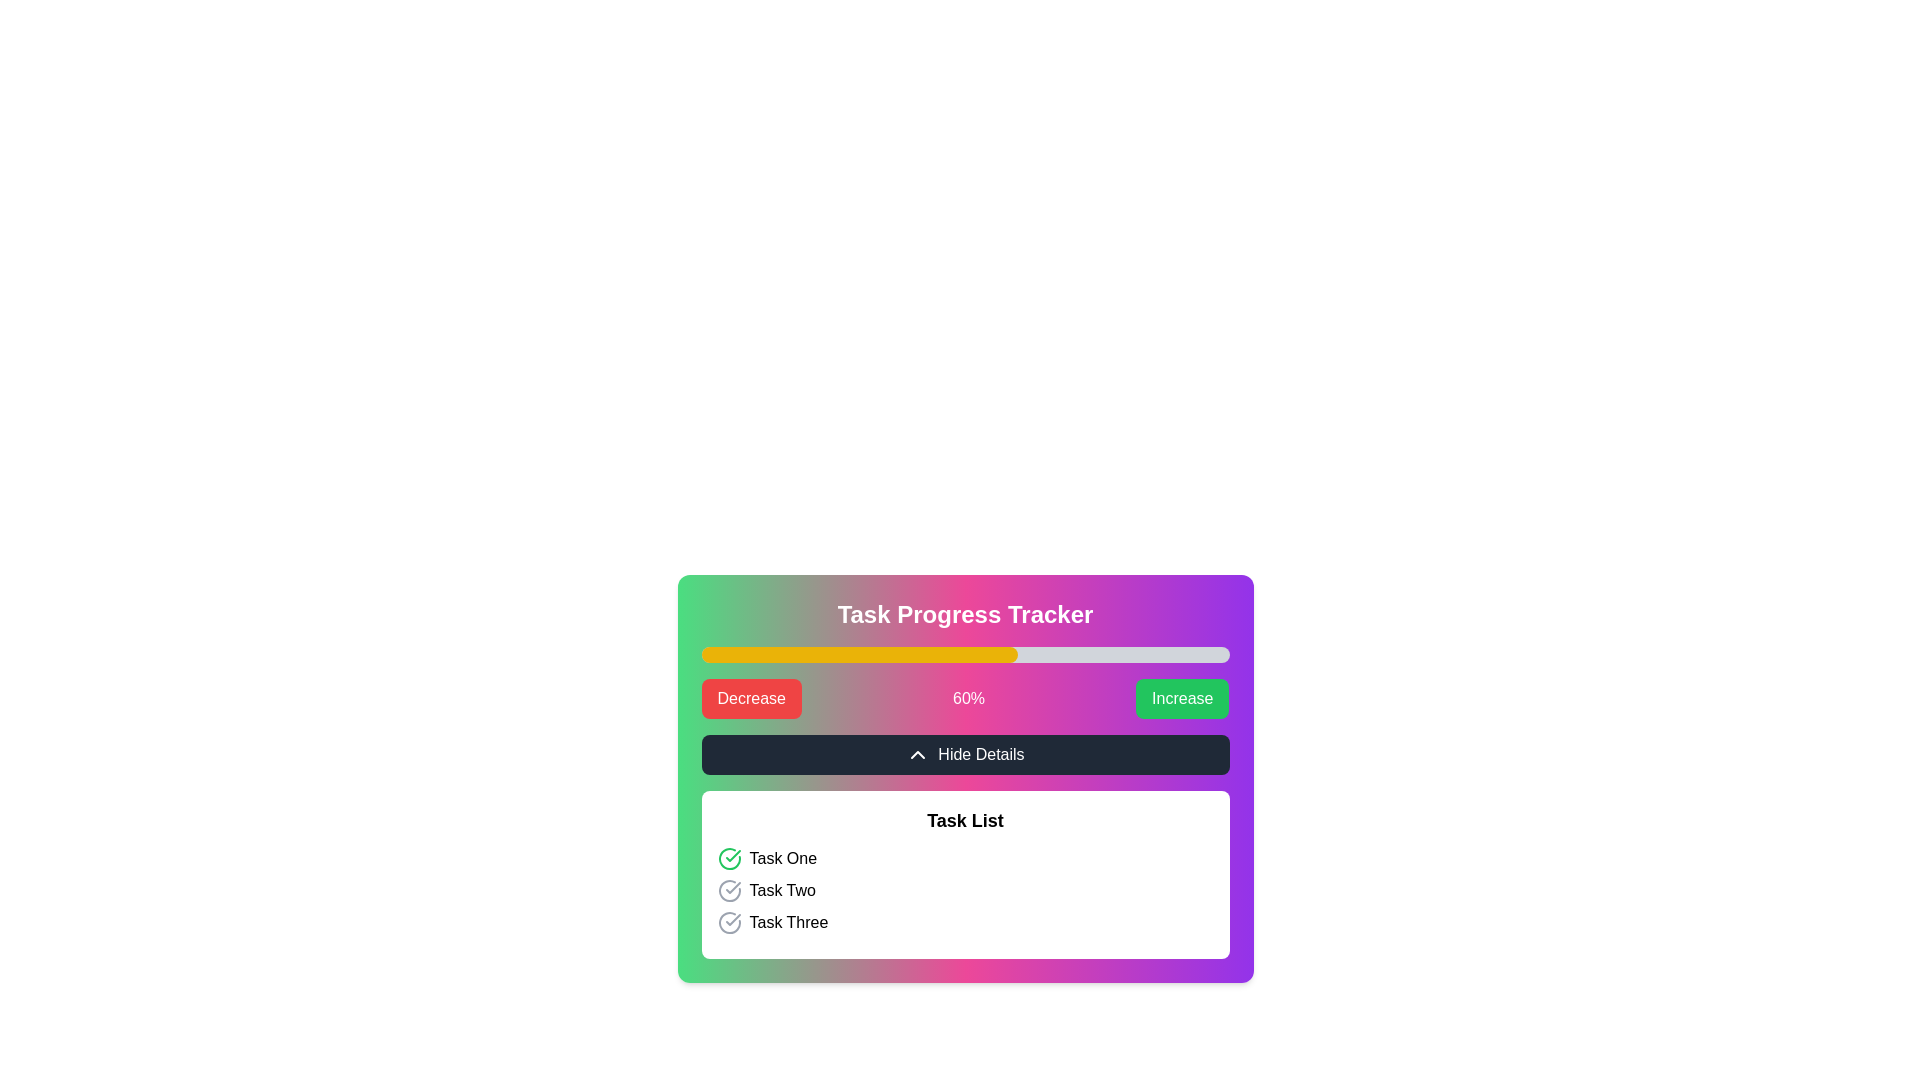  Describe the element at coordinates (965, 613) in the screenshot. I see `the centered header text 'Task Progress Tracker', which is styled with a larger font size and bold characters, located at the top of a colorful gradient box` at that location.